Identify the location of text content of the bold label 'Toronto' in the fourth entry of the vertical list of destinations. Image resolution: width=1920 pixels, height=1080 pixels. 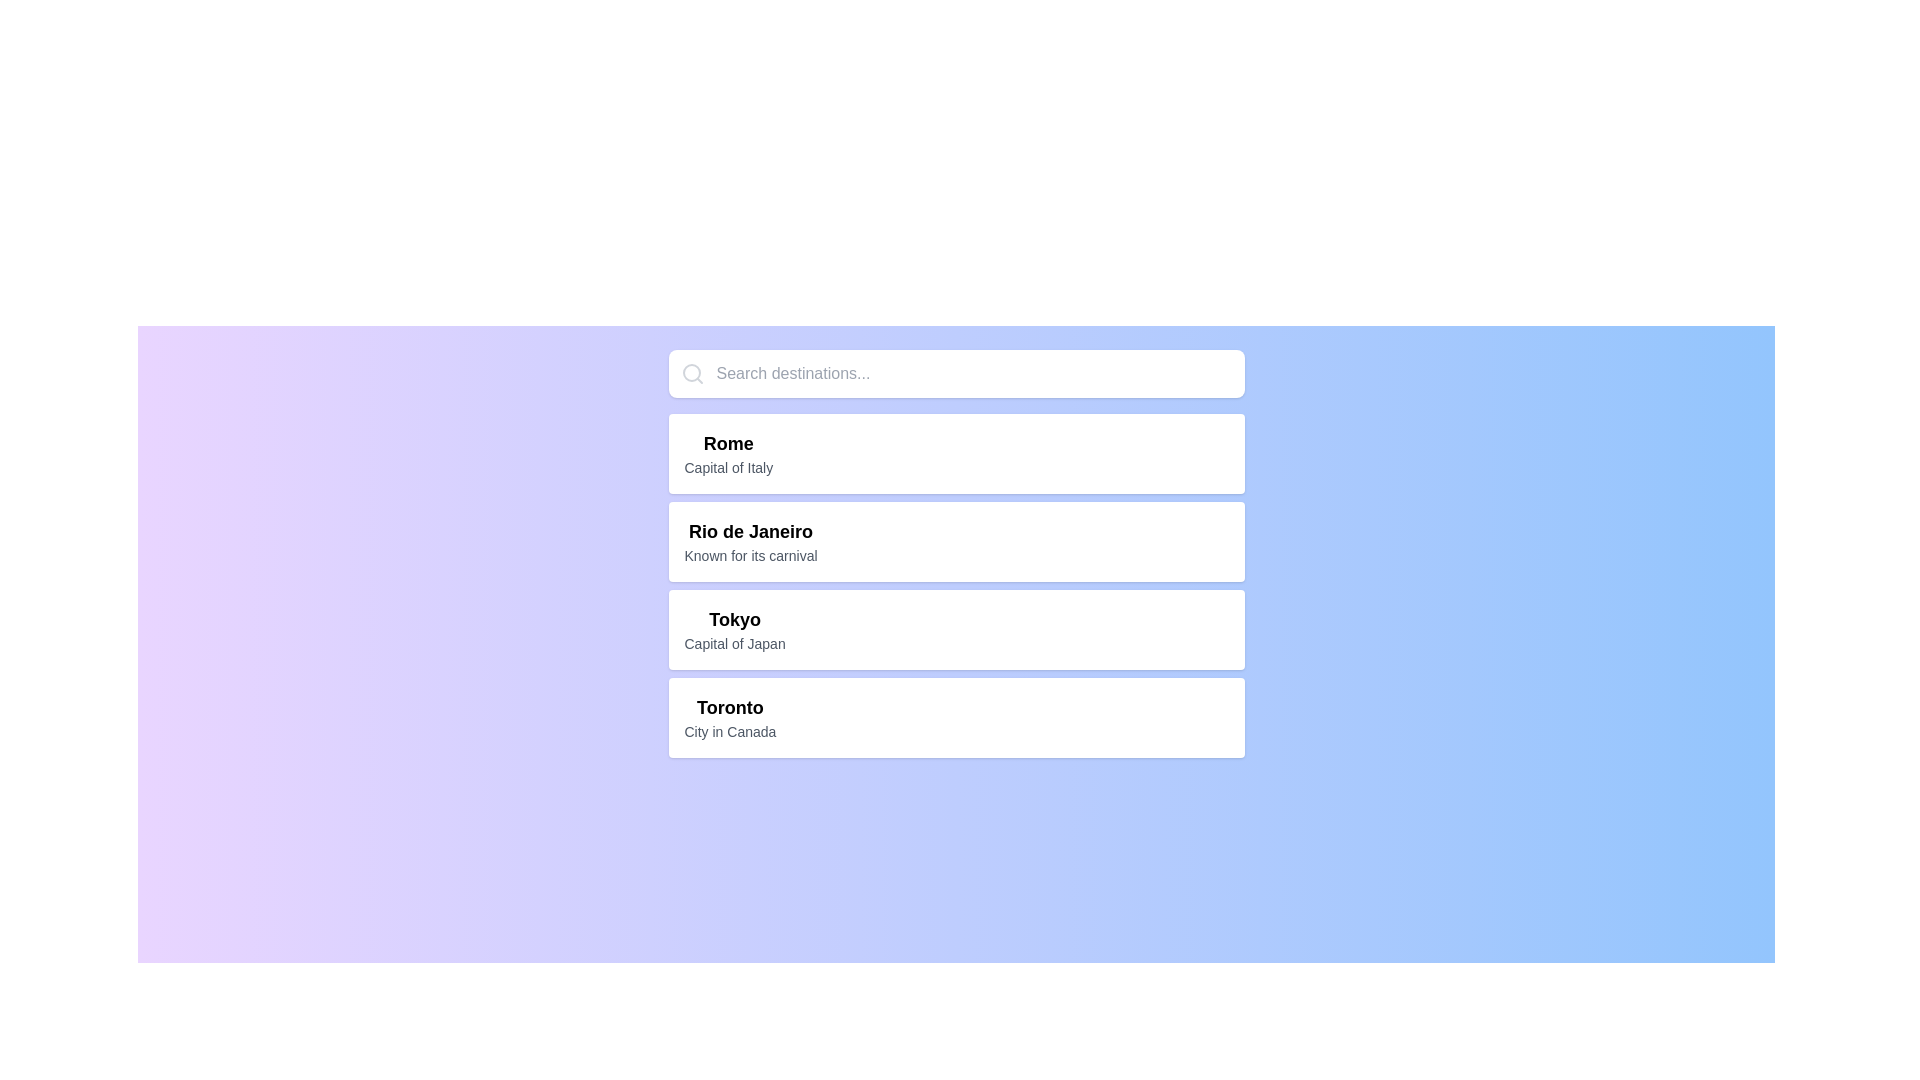
(729, 707).